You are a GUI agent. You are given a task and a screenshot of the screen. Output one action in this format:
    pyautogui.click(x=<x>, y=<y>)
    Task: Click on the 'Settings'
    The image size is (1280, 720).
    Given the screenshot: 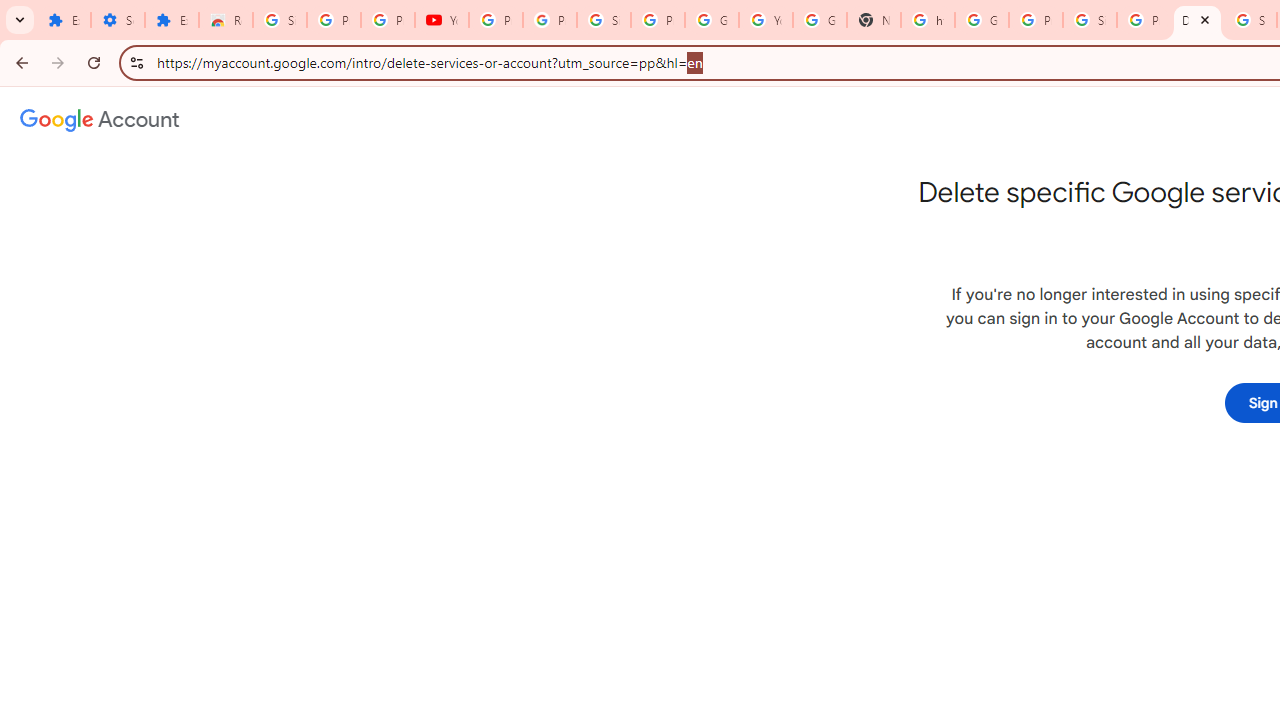 What is the action you would take?
    pyautogui.click(x=116, y=20)
    